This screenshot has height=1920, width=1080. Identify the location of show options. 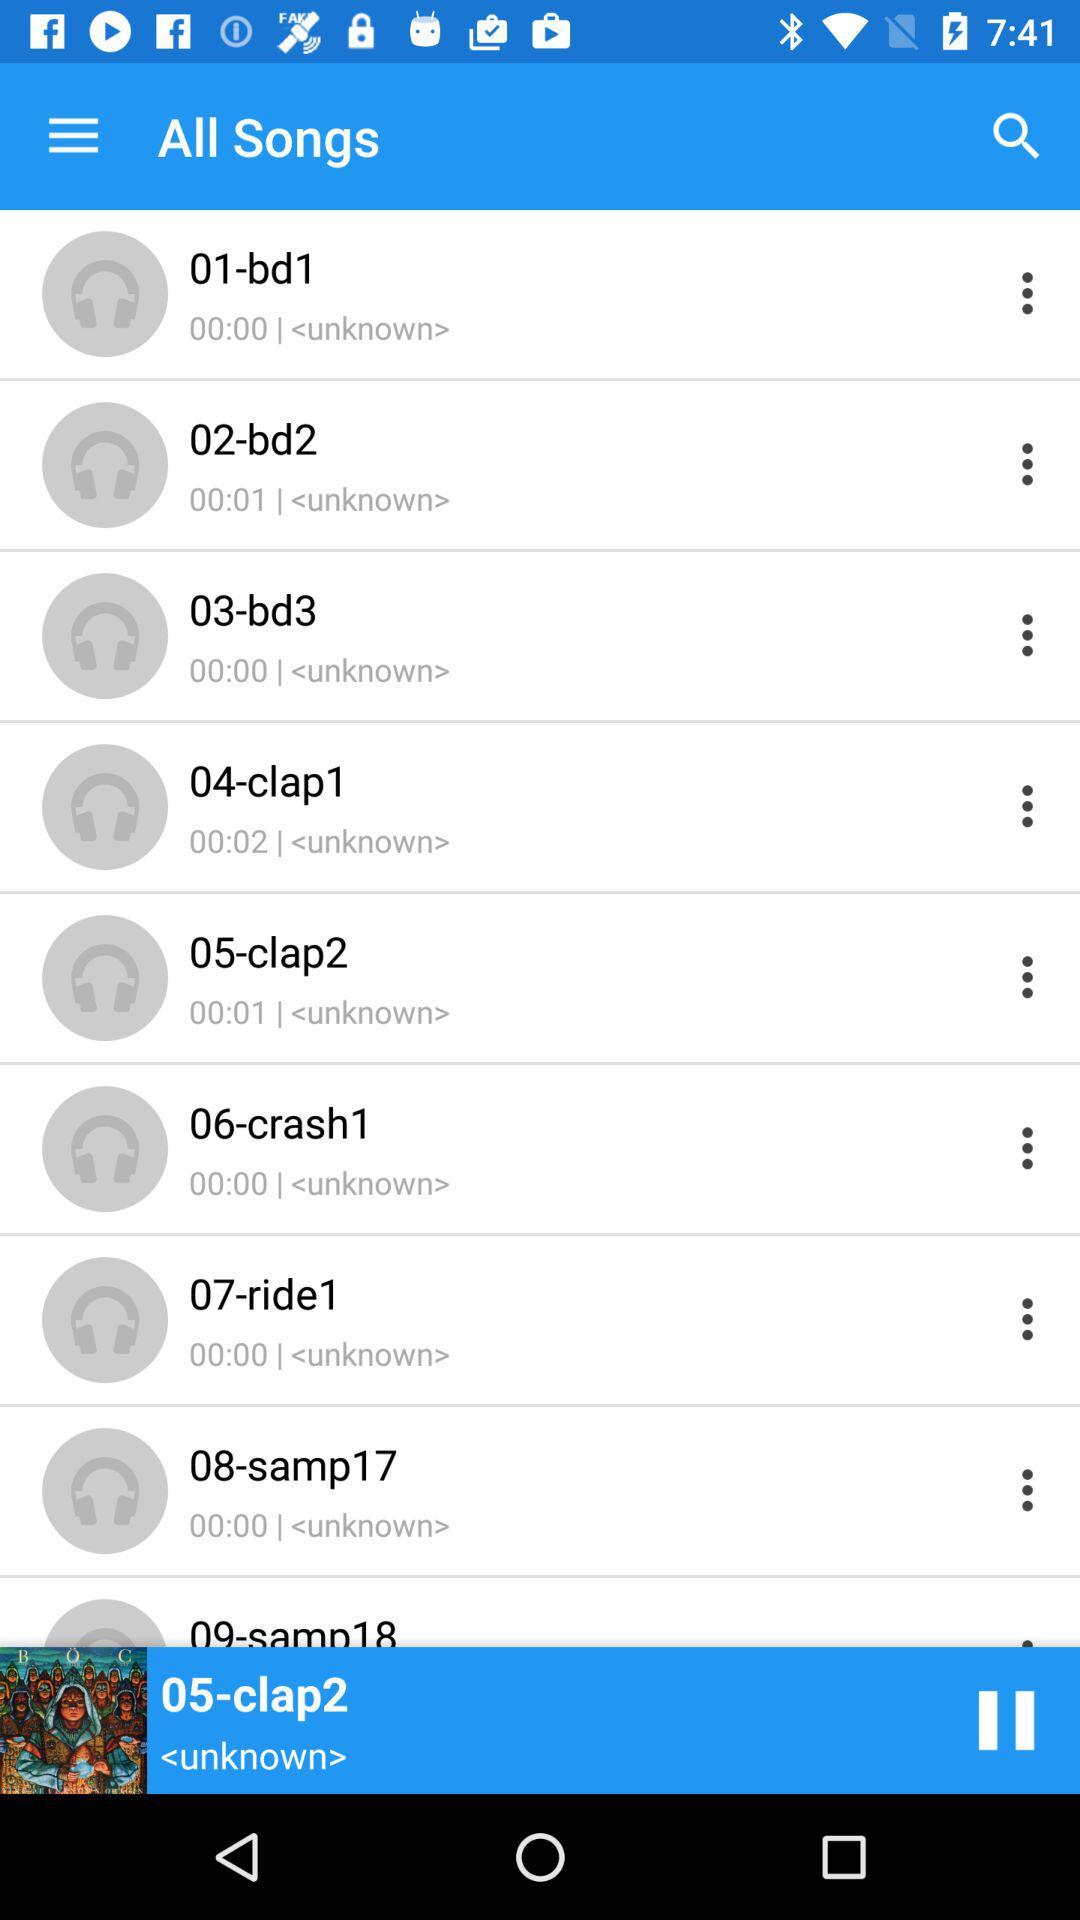
(1027, 1490).